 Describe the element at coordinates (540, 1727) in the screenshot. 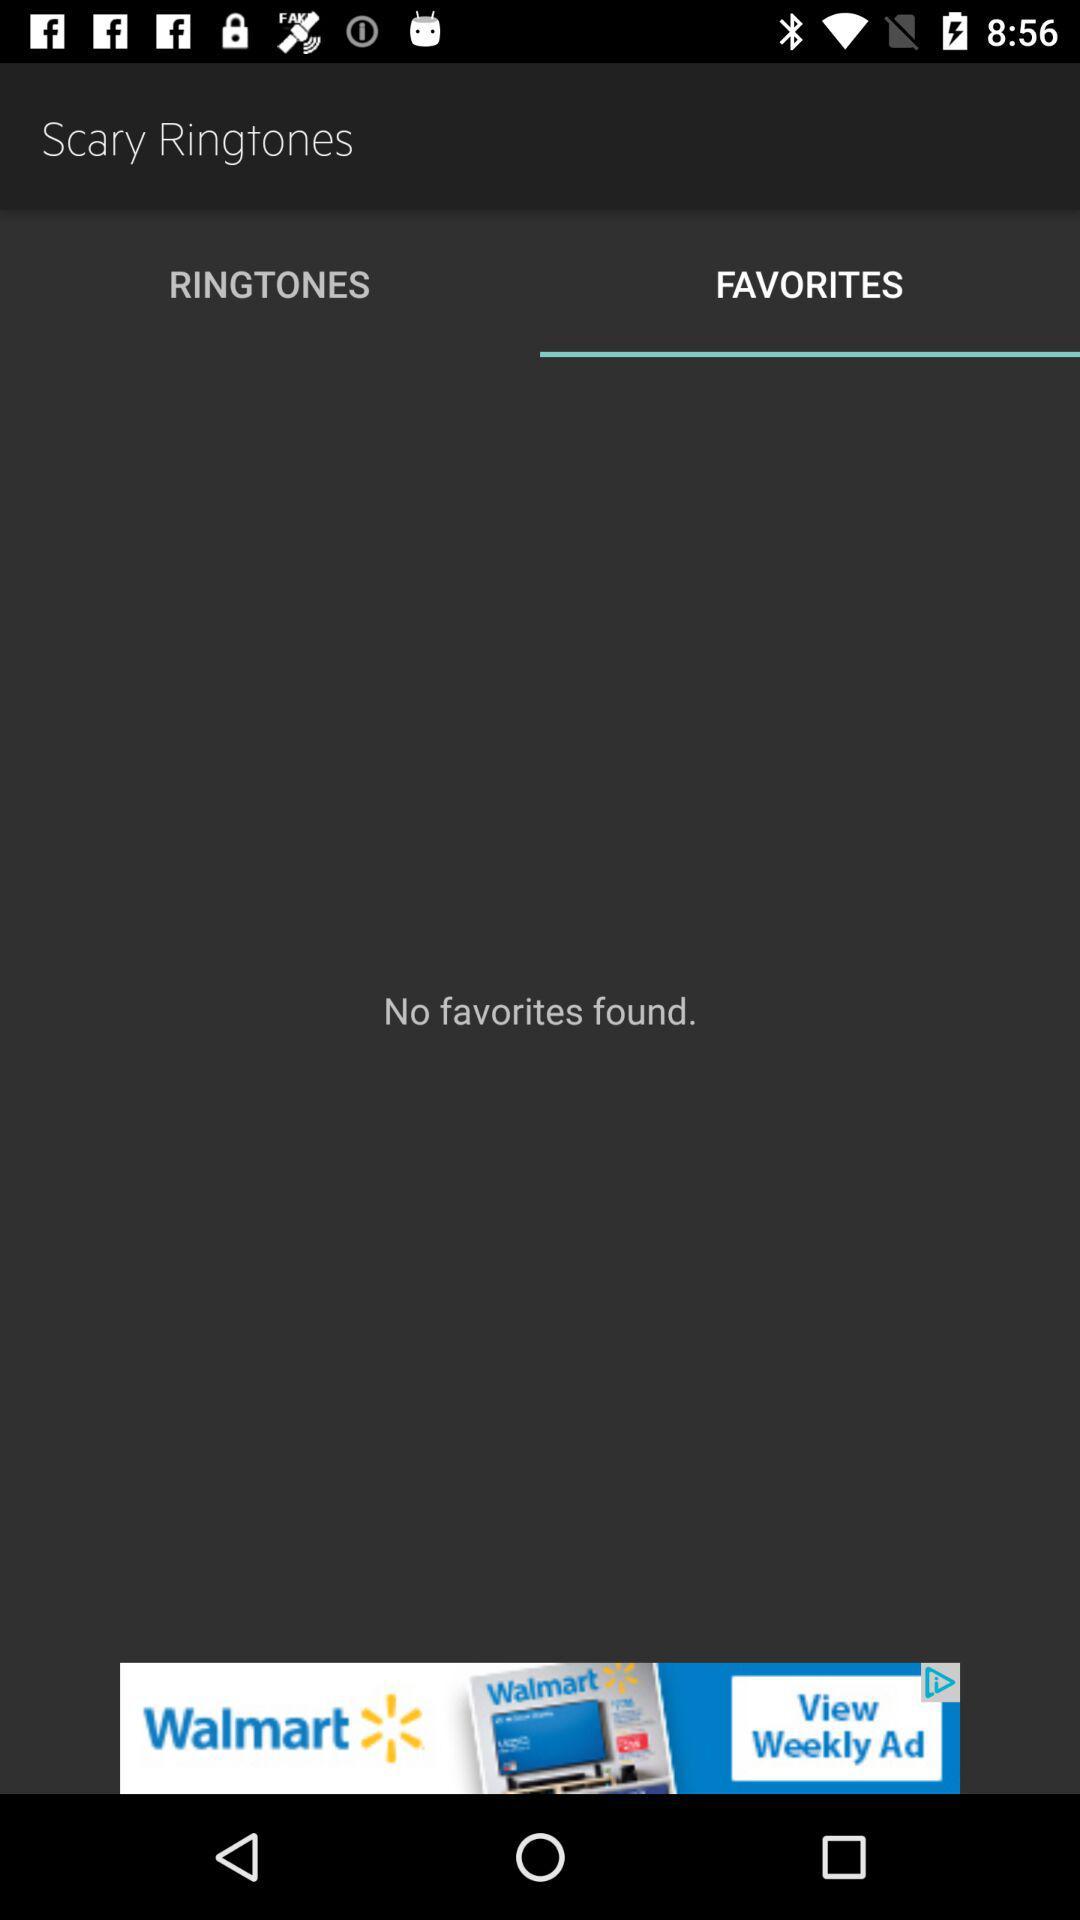

I see `banner` at that location.